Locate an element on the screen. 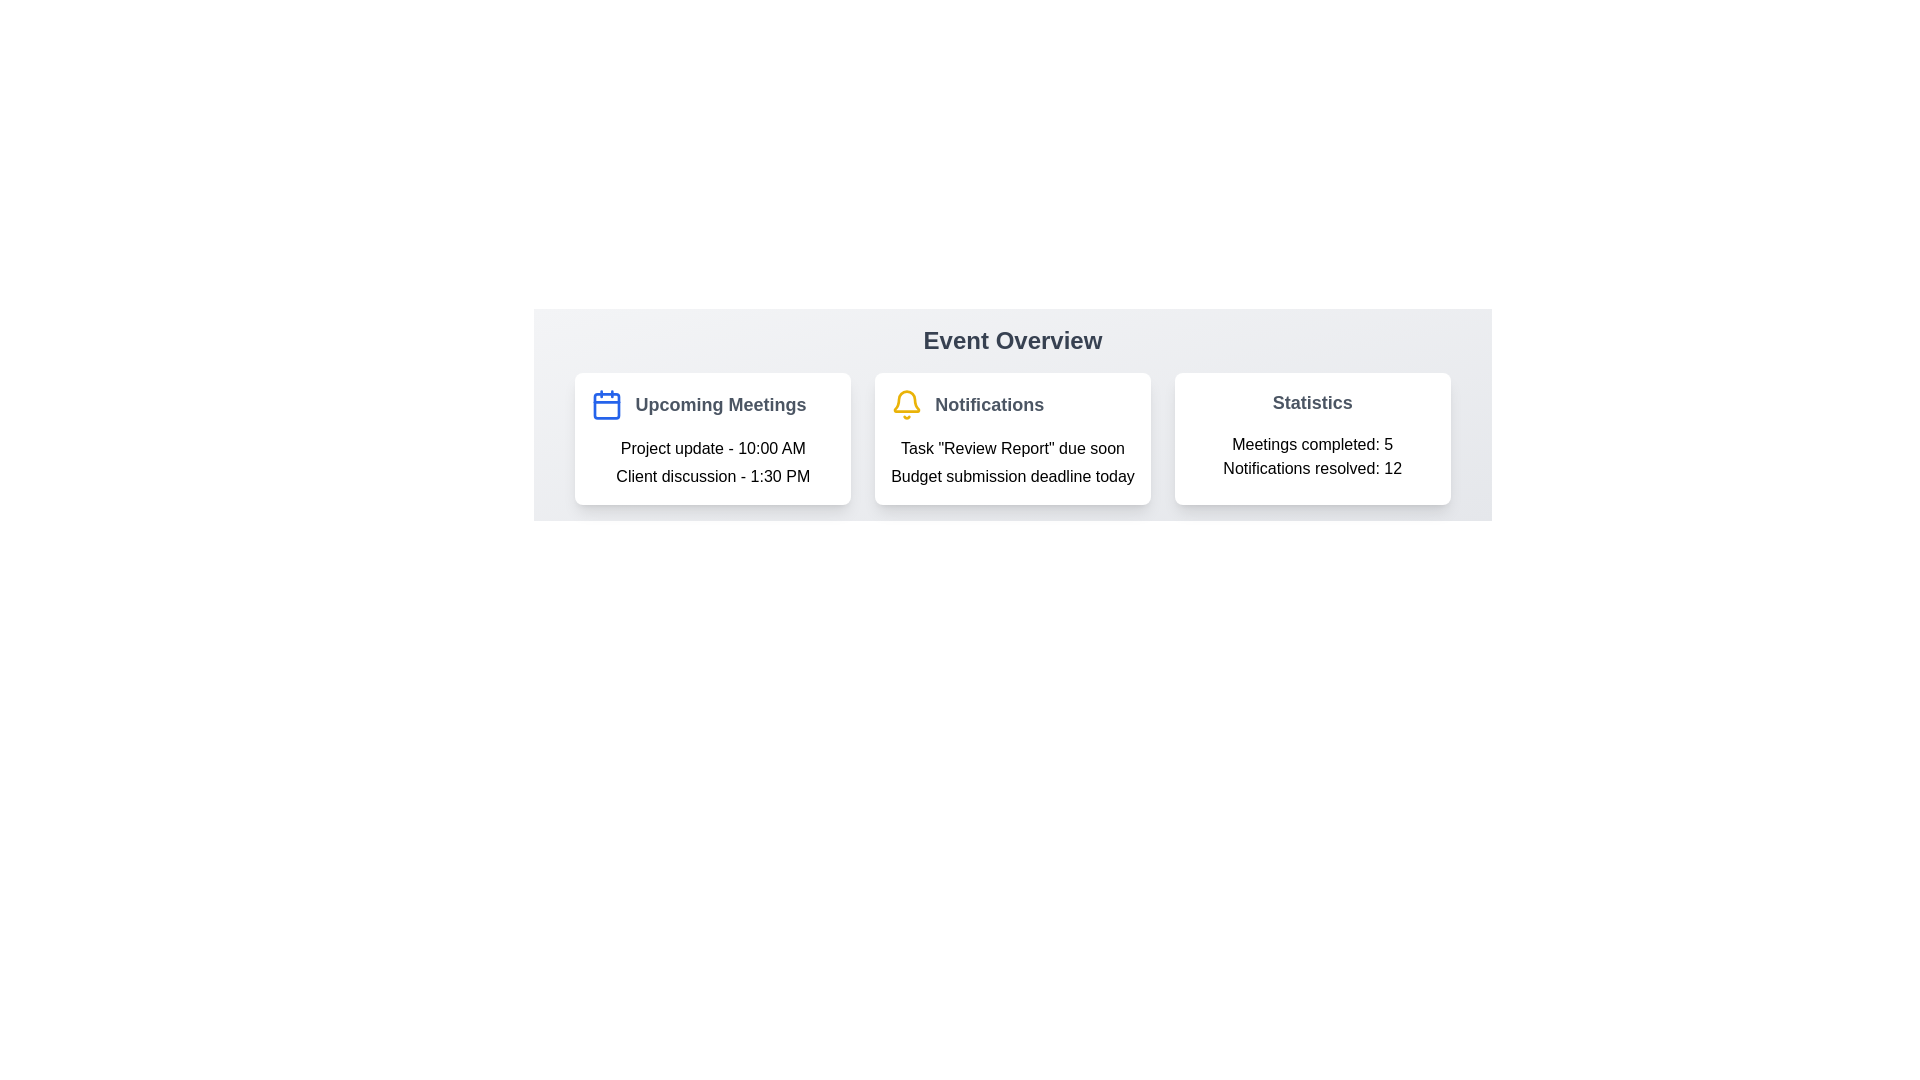  notifications displayed in the Notifications panel, which is styled with a white background and contains a title in bold gray text with a yellow bell icon is located at coordinates (1012, 438).